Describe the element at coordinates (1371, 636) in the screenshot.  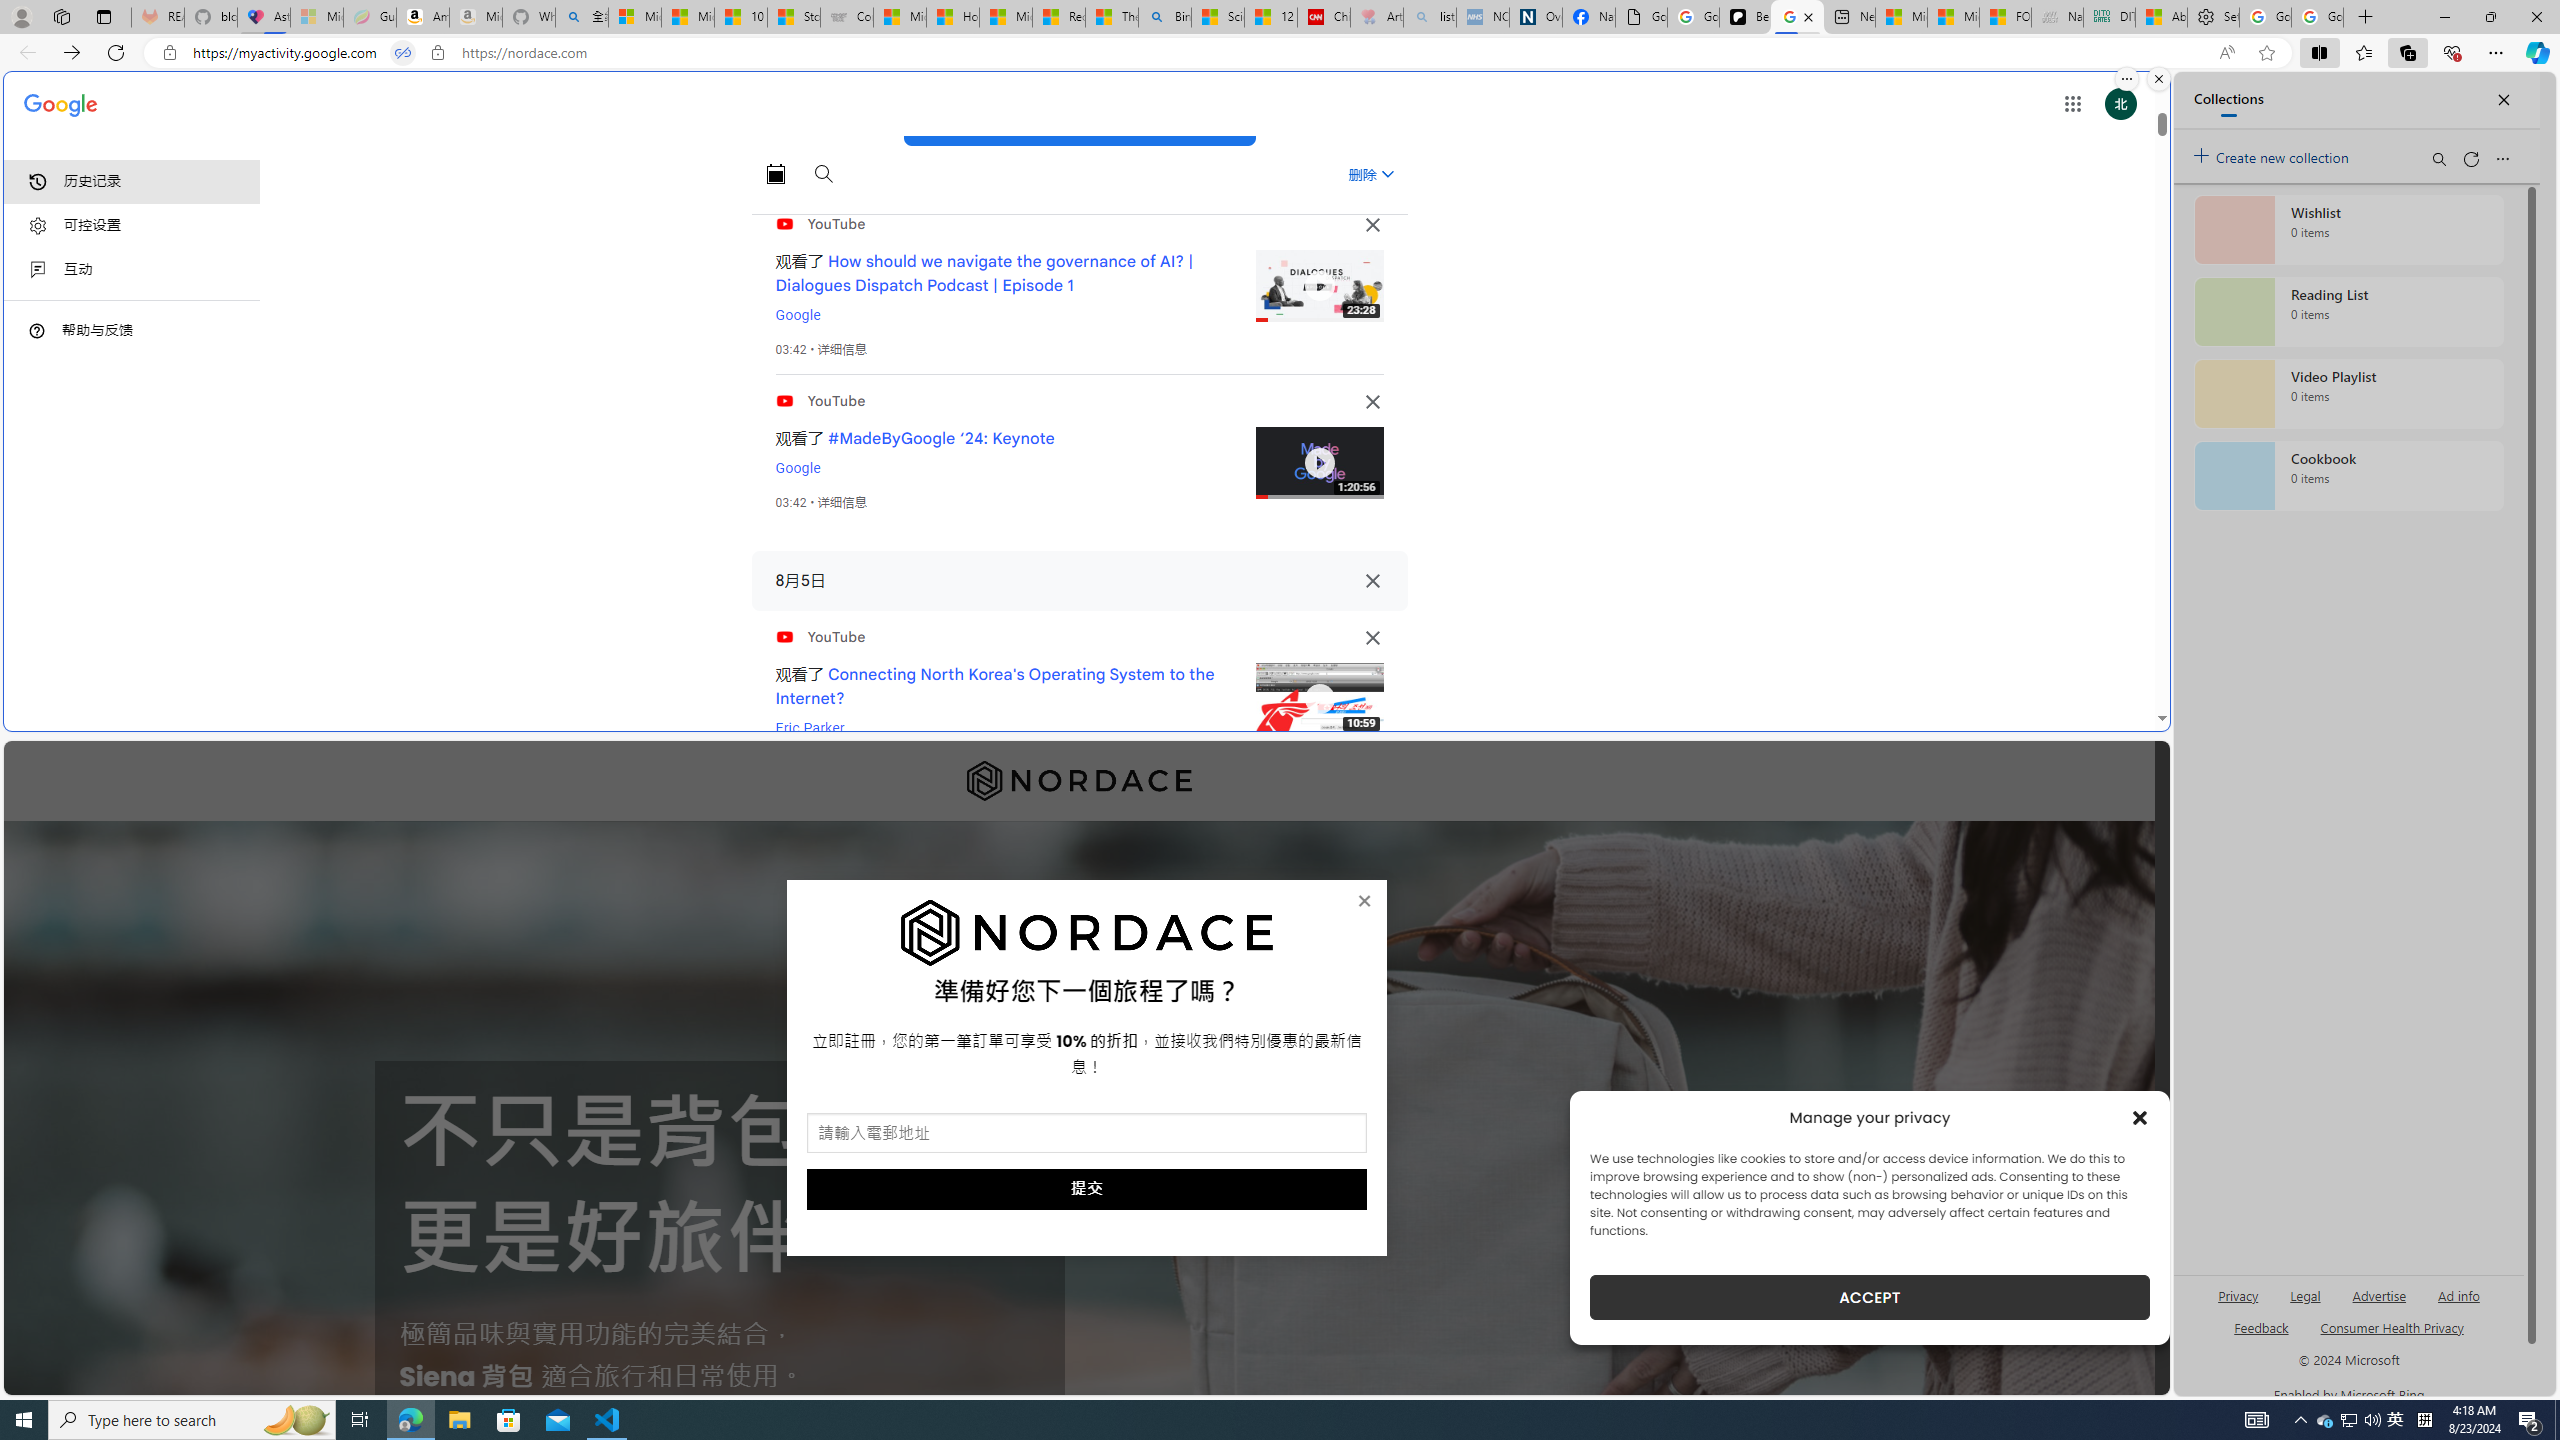
I see `'Class: TjcpUd NMm5M'` at that location.